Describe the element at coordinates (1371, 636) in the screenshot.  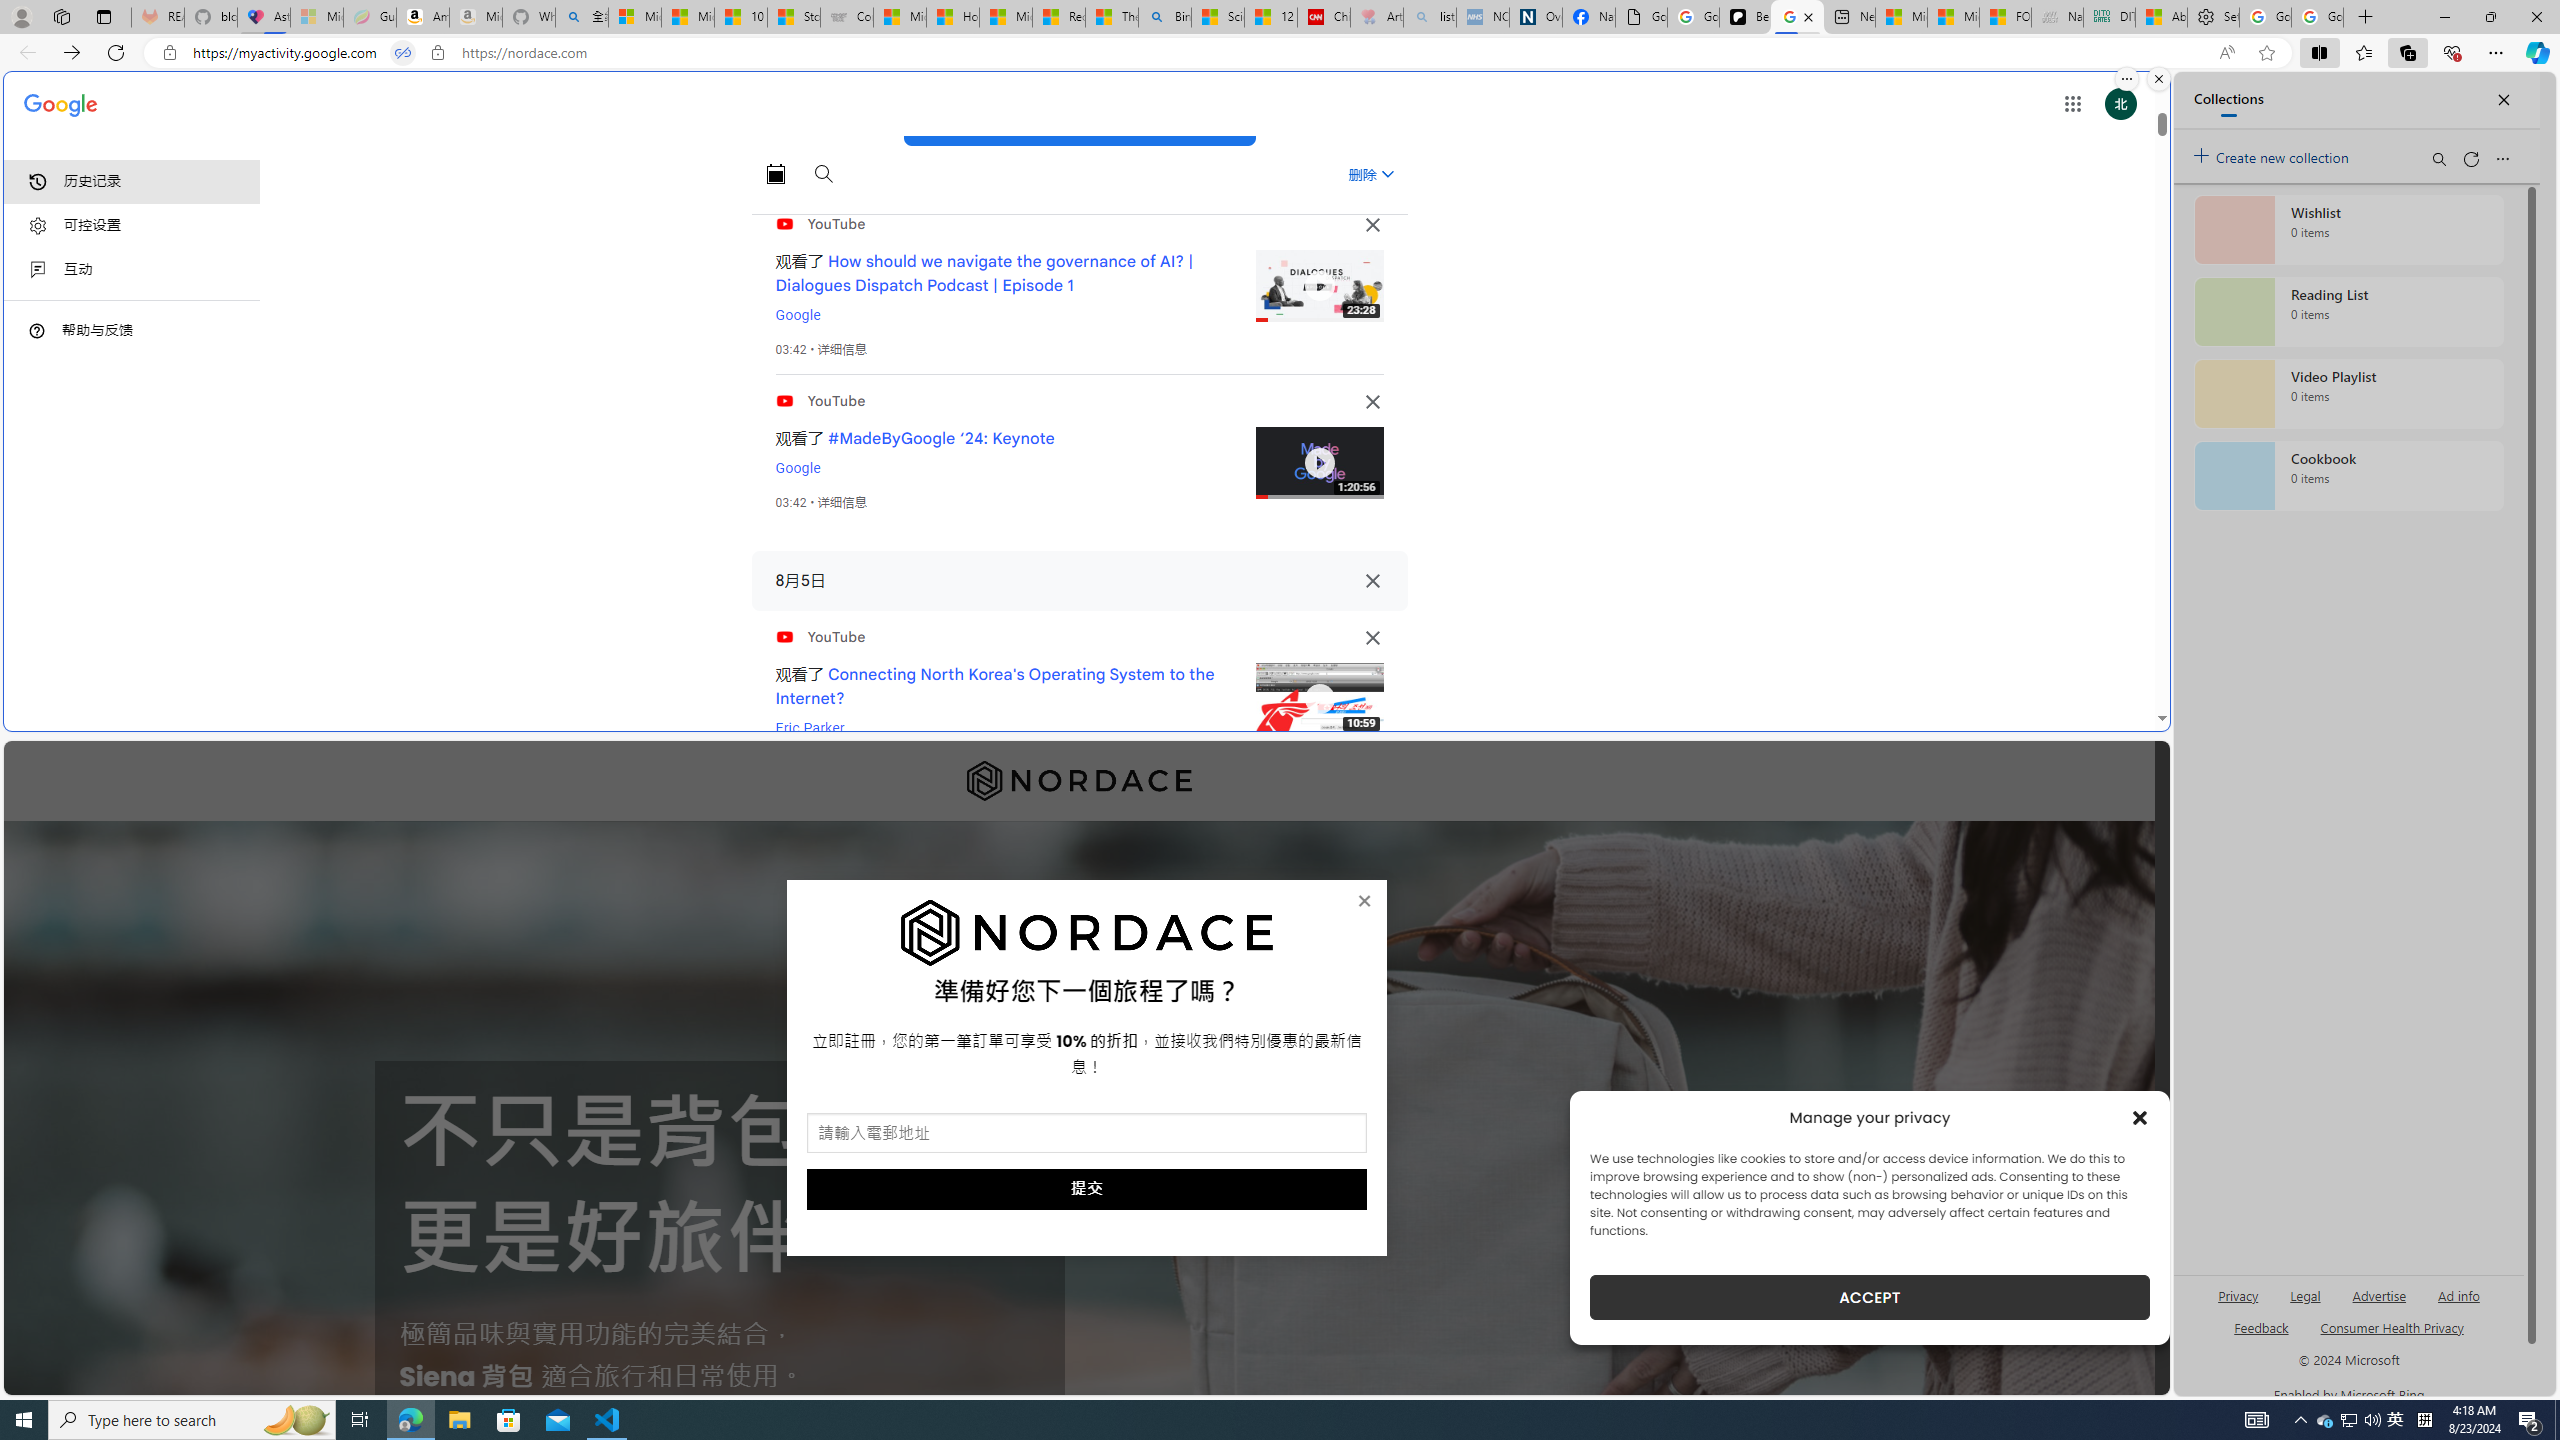
I see `'Class: TjcpUd NMm5M'` at that location.